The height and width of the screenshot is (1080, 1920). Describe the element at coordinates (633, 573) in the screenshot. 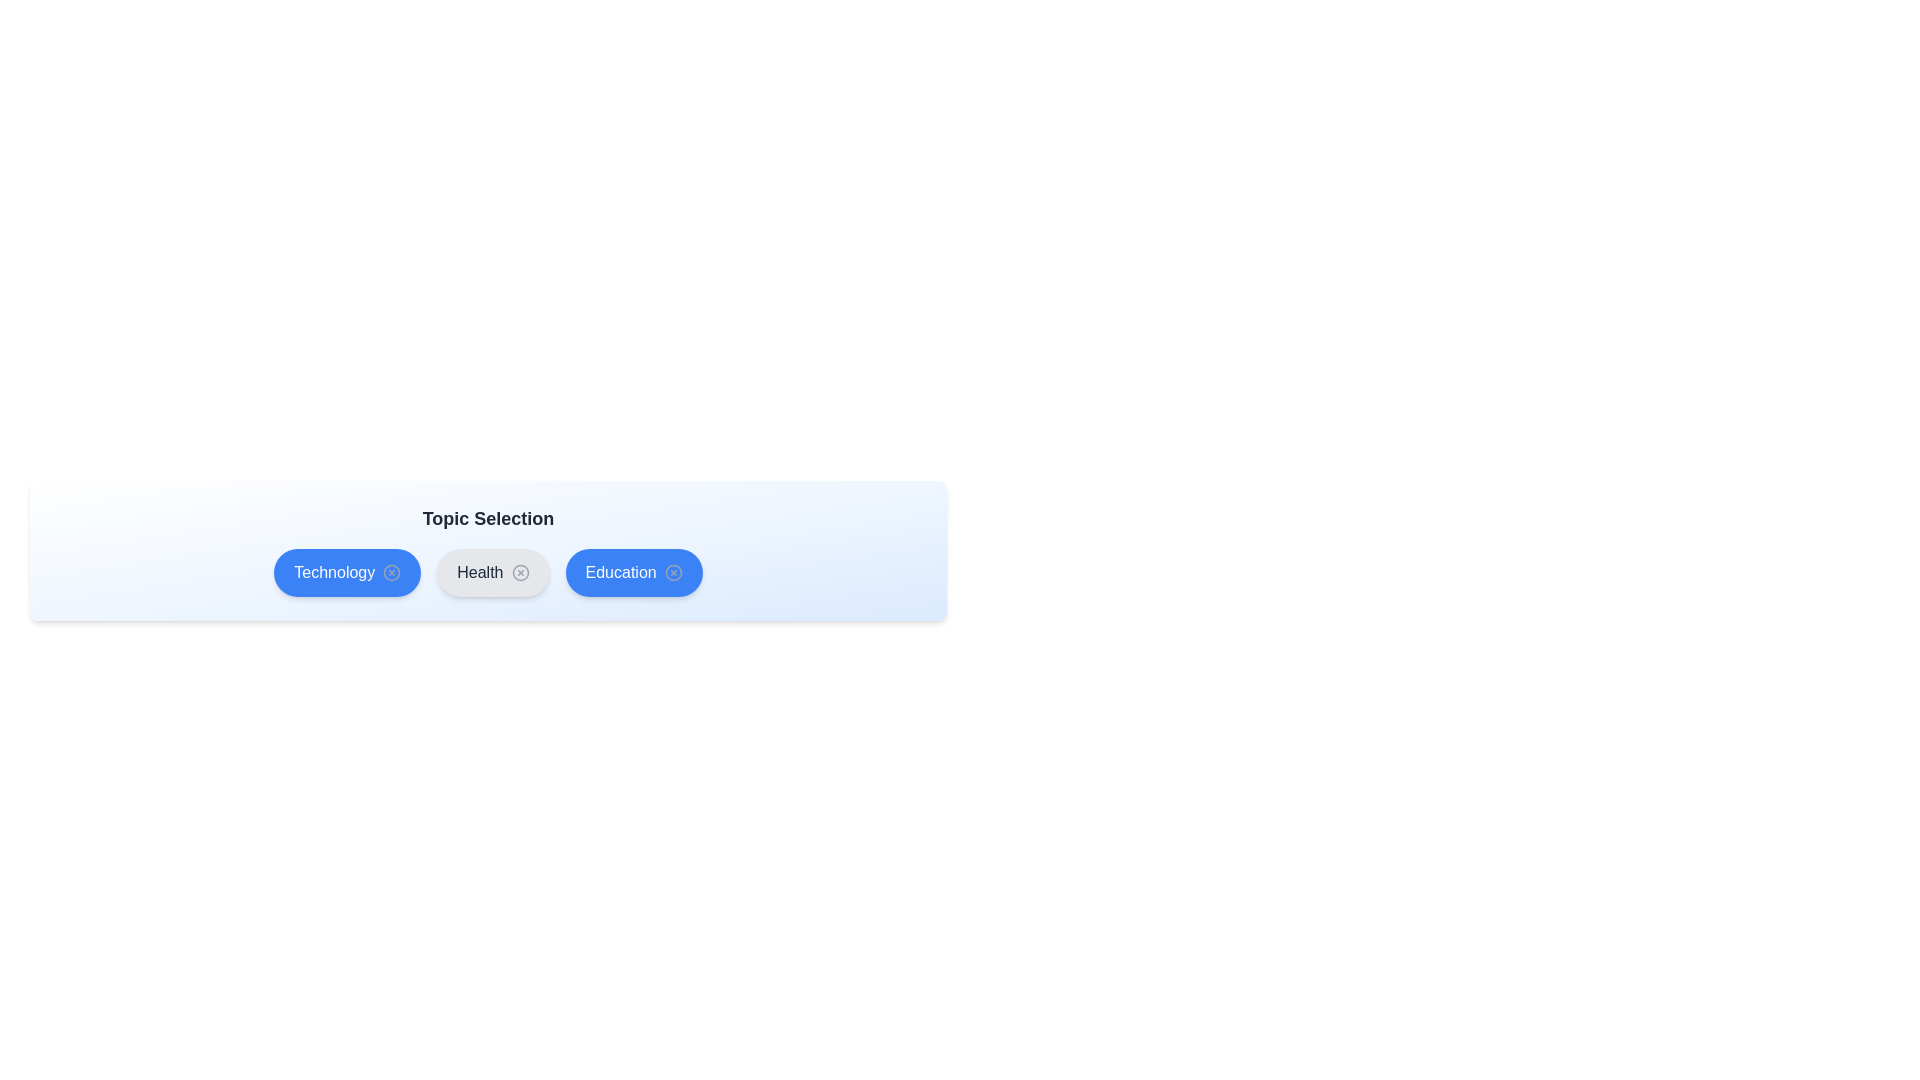

I see `the topic Education by clicking on it` at that location.